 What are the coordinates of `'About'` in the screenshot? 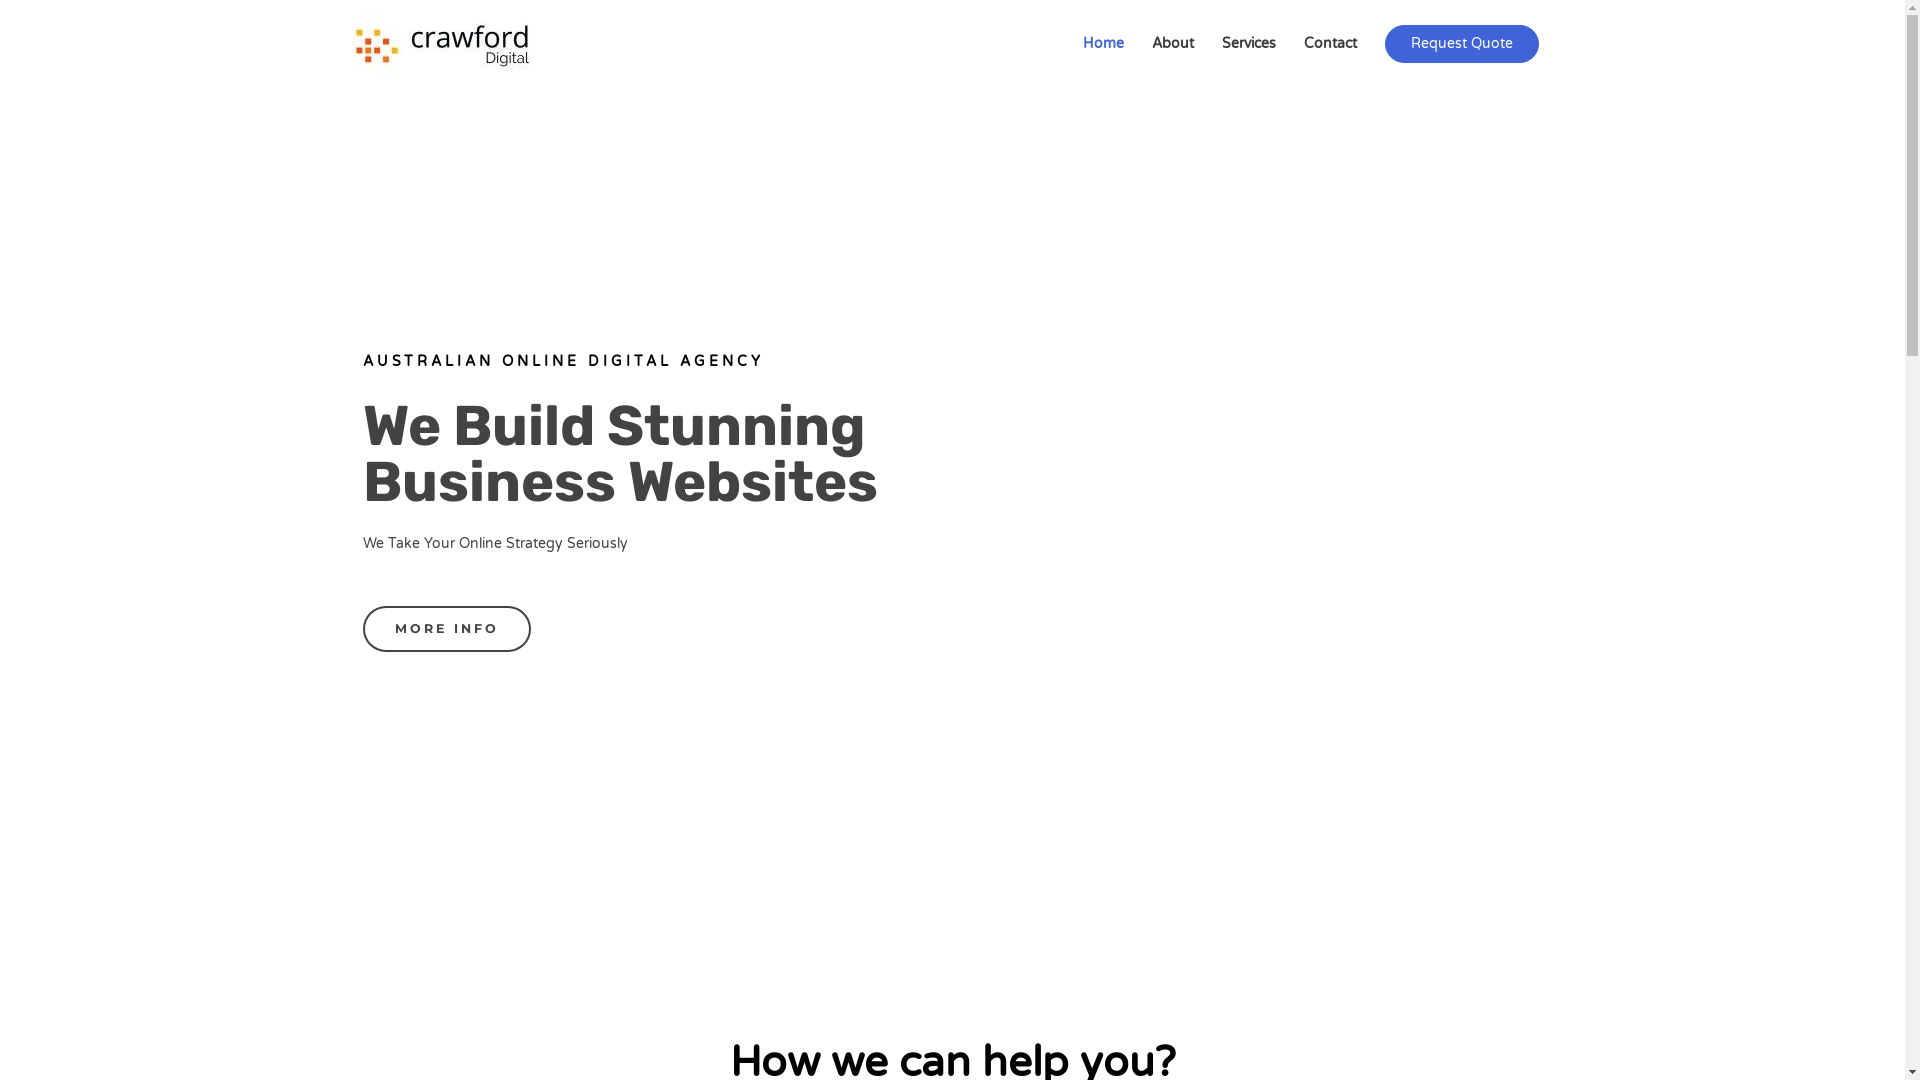 It's located at (1172, 43).